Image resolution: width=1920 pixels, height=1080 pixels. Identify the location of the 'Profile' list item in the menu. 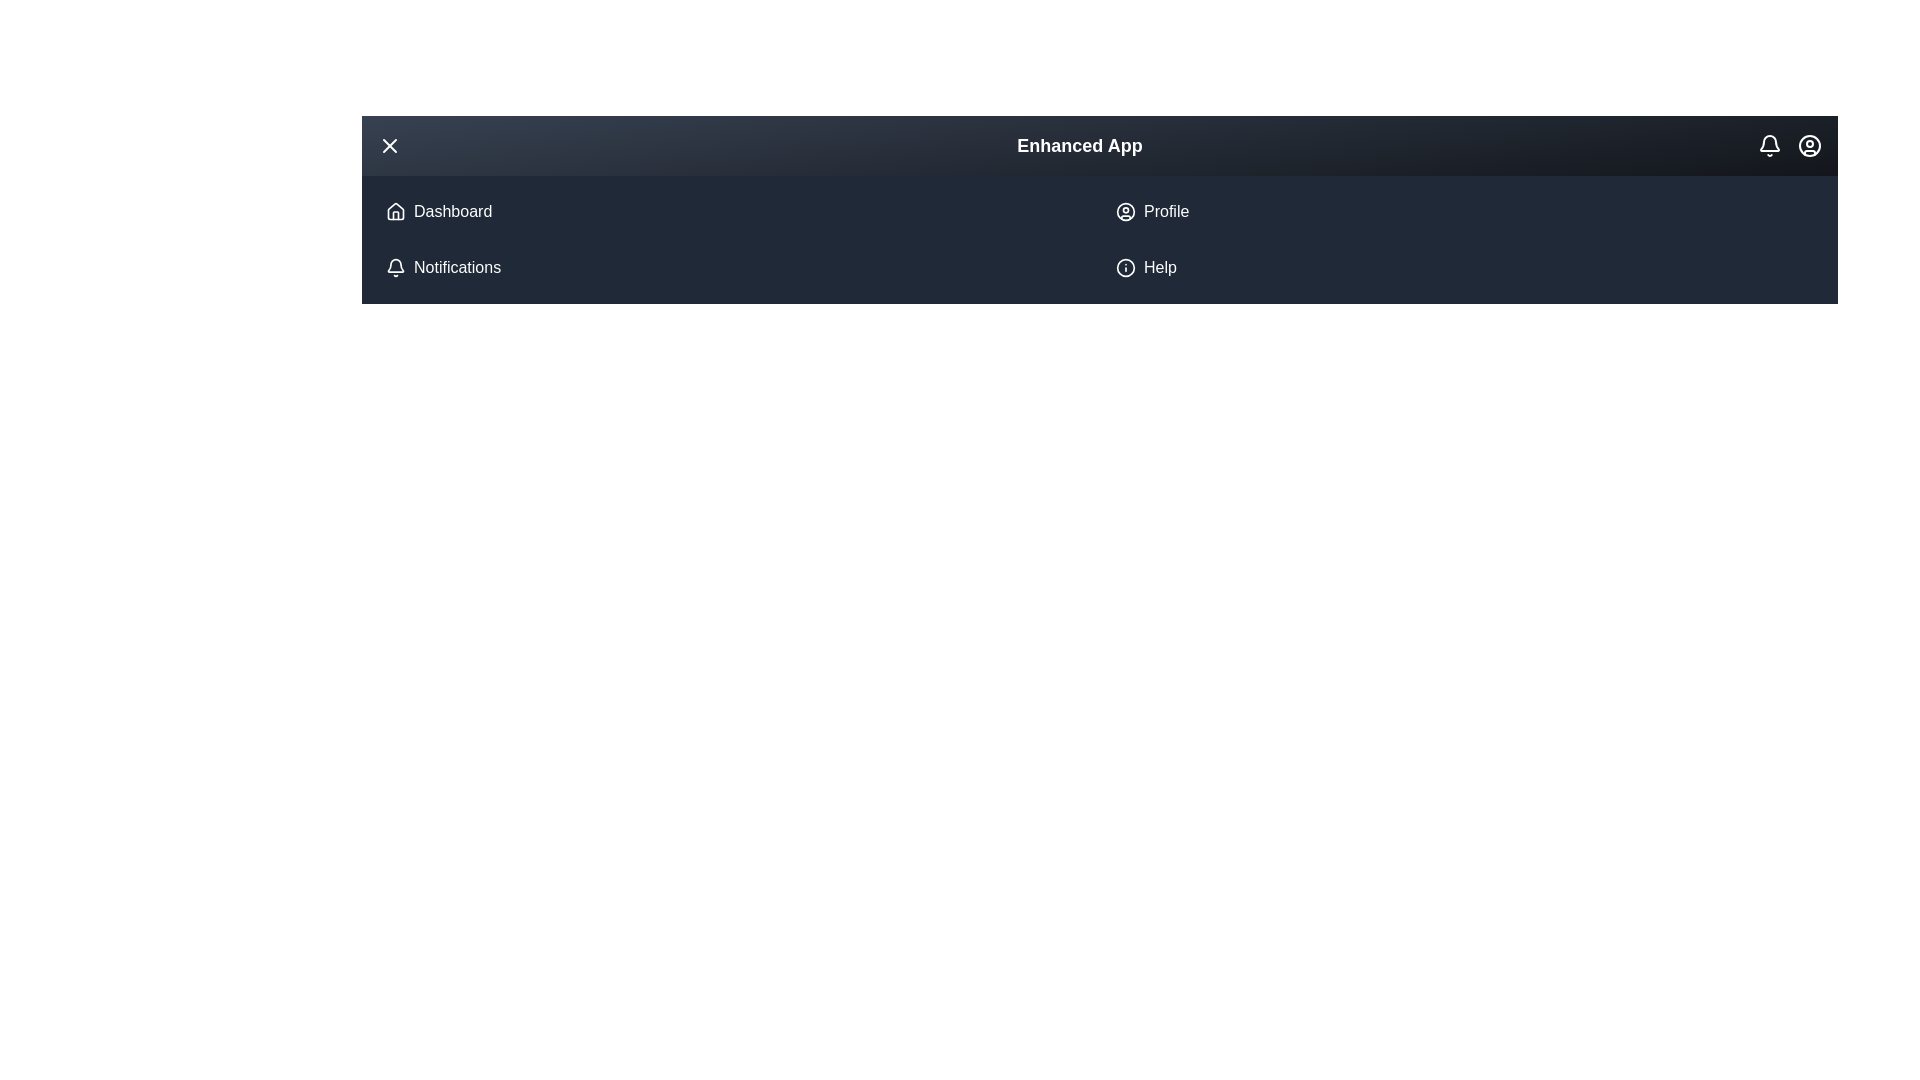
(1166, 212).